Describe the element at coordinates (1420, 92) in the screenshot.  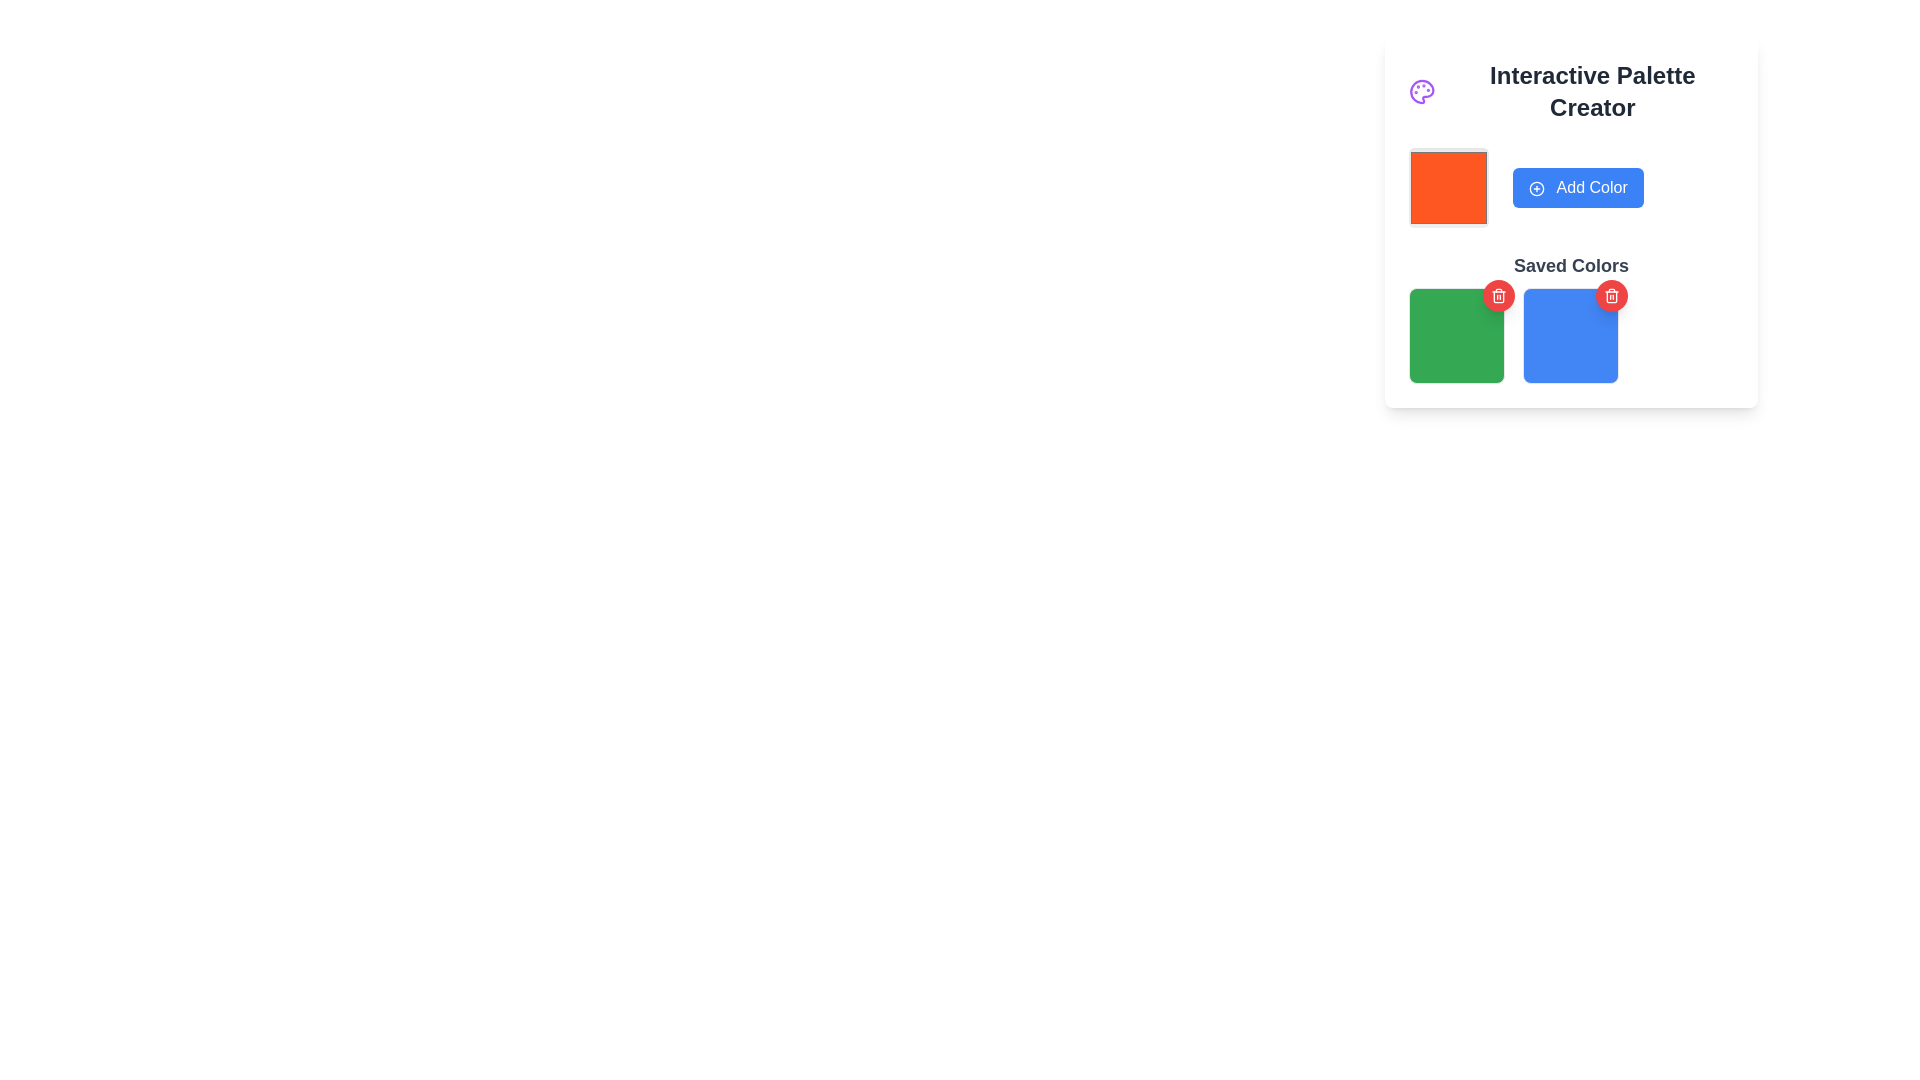
I see `the palette icon located at the top-left corner of the section, next to the 'Interactive Palette Creator' heading` at that location.